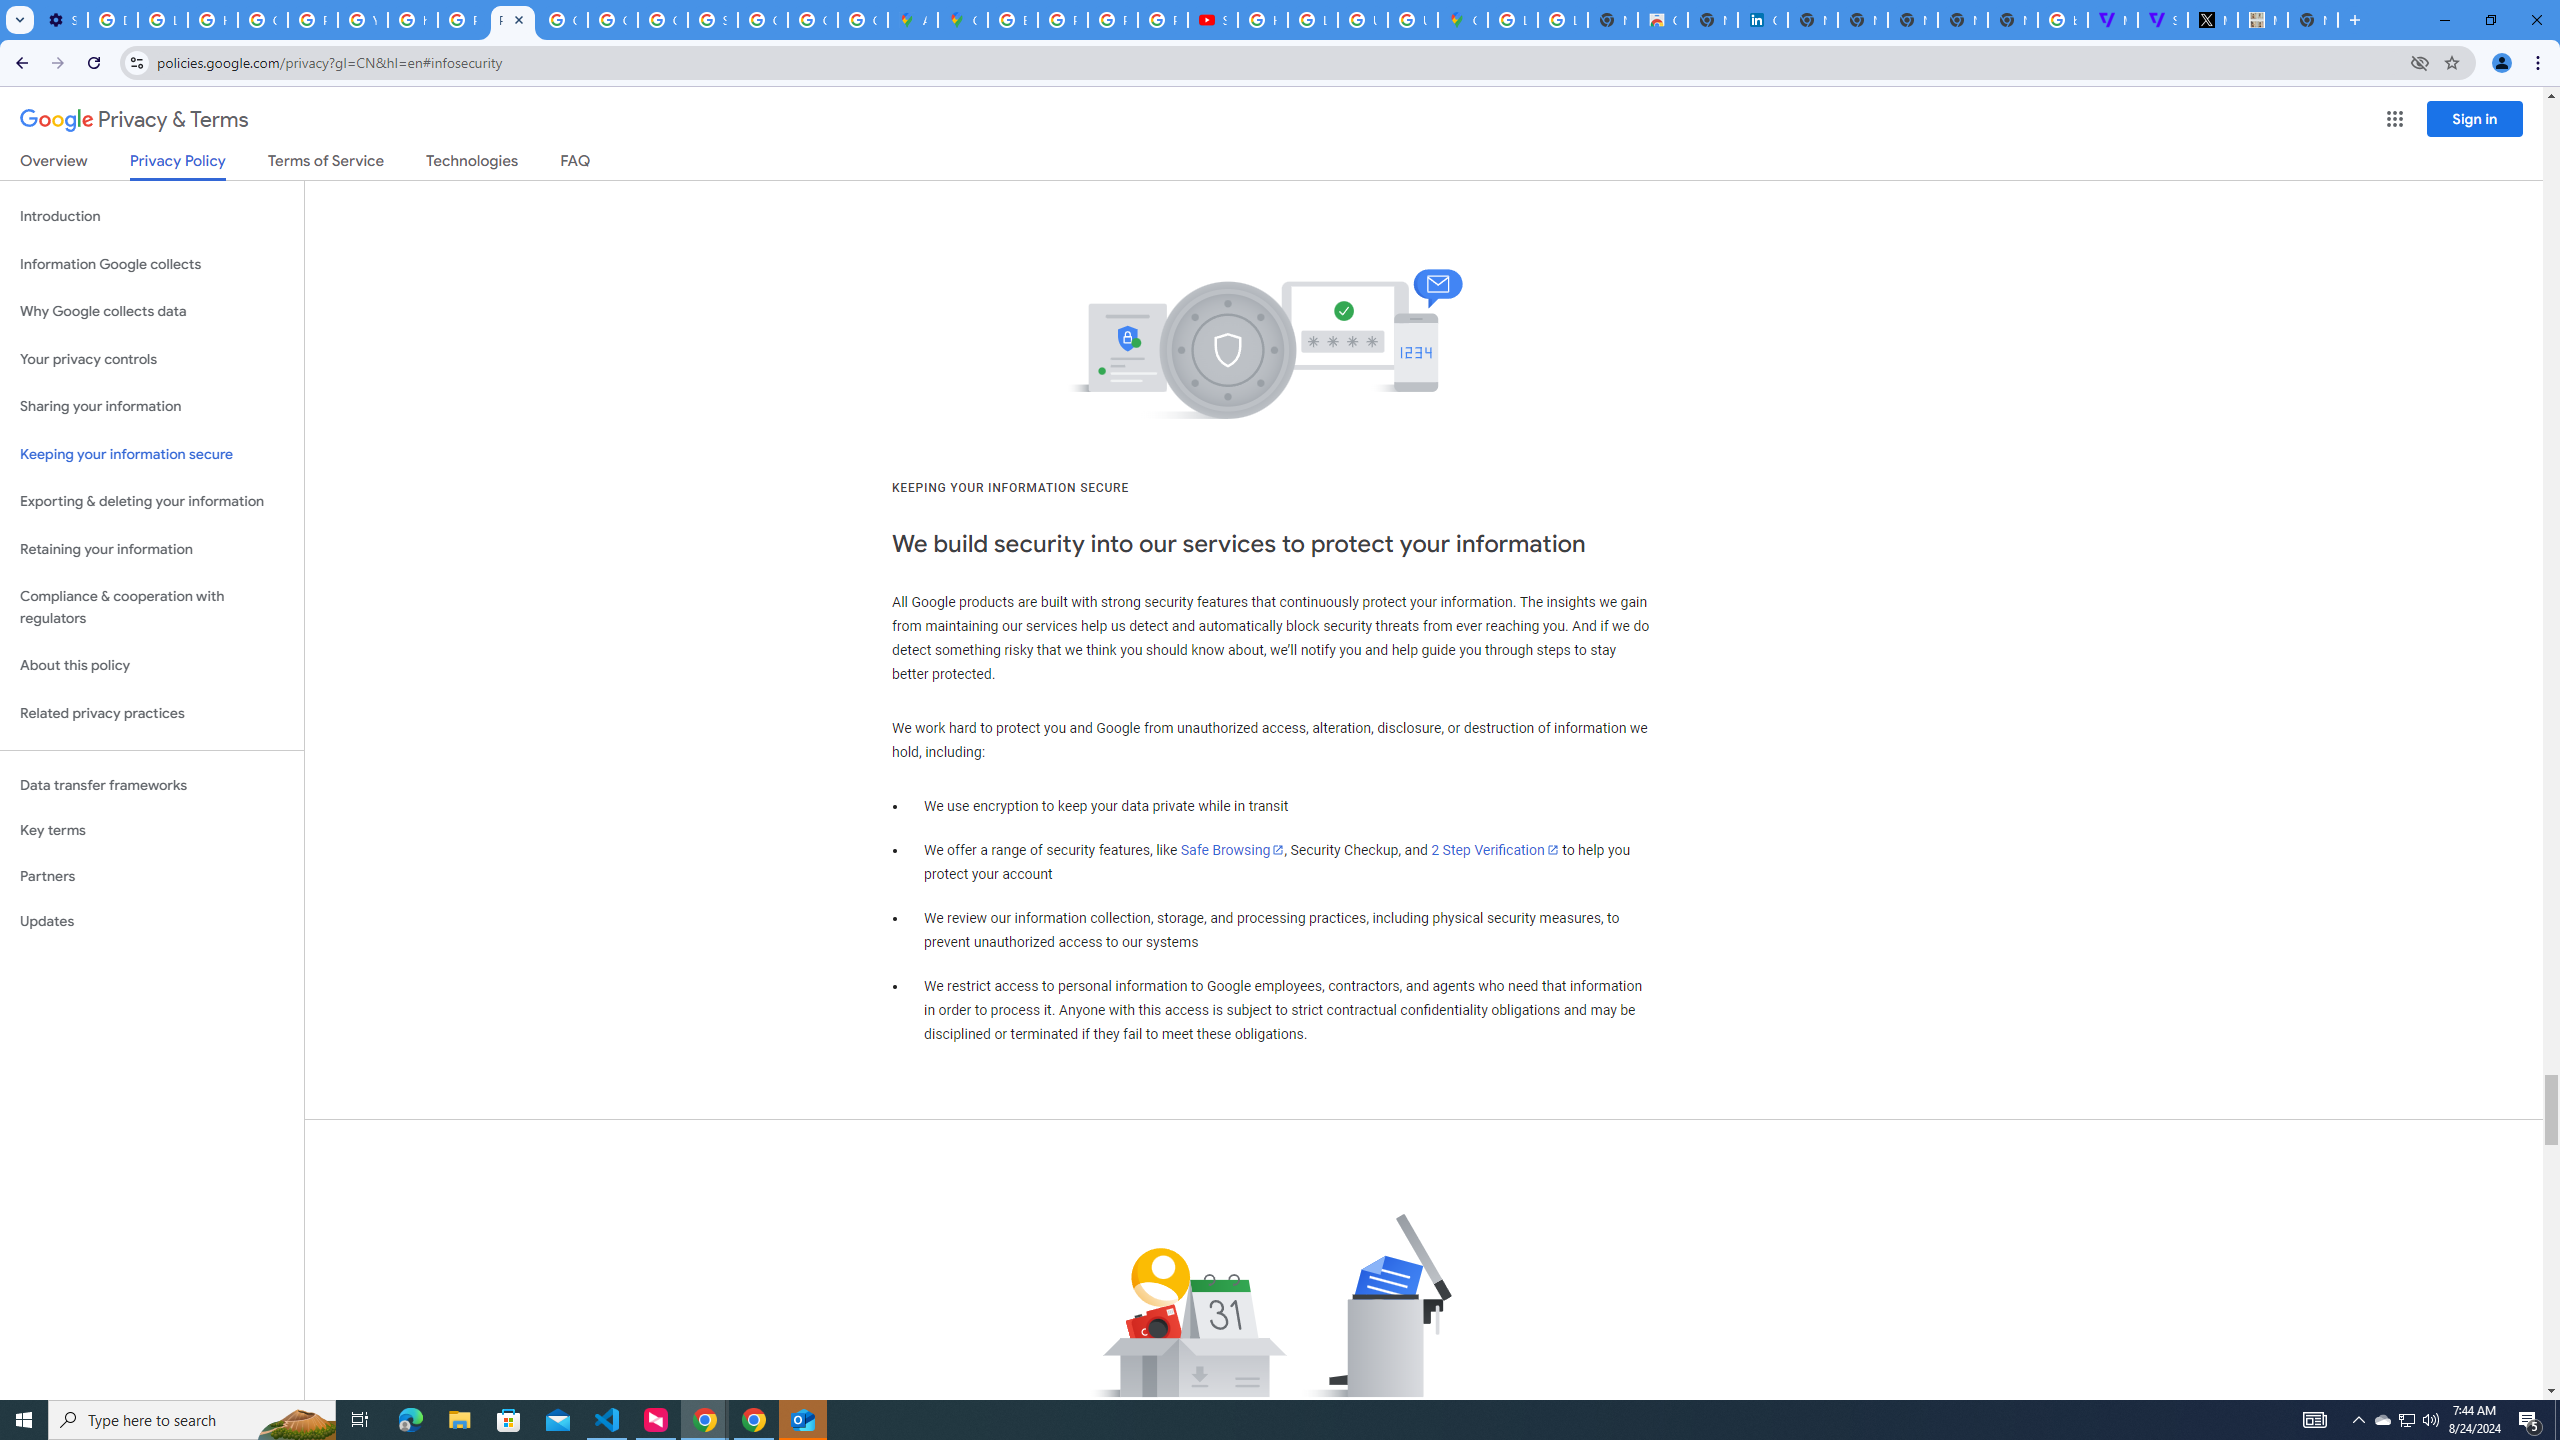 Image resolution: width=2560 pixels, height=1440 pixels. I want to click on 'Why Google collects data', so click(151, 310).